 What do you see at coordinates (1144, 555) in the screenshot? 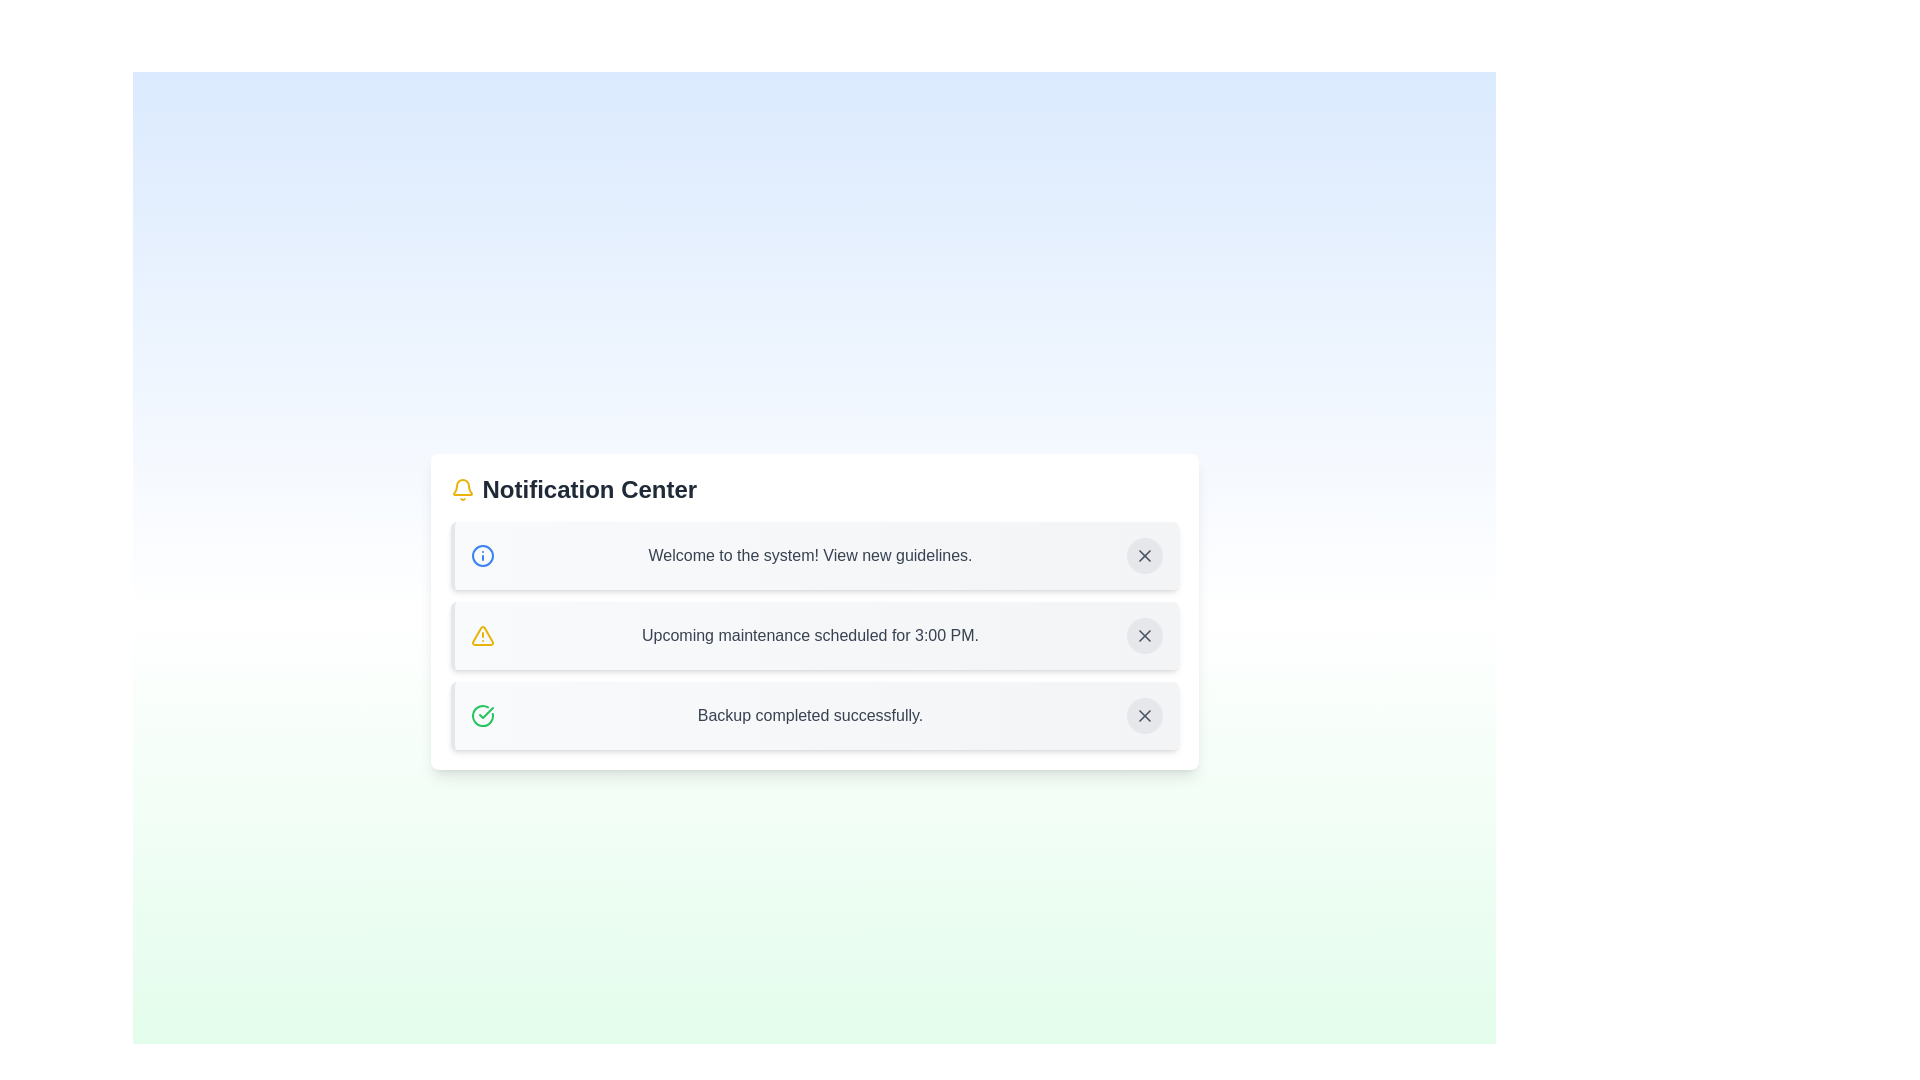
I see `the Close Button icon, which is a cross-shaped icon styled with a two-line design forming an 'X', located in the top-right corner of the first notification entry` at bounding box center [1144, 555].